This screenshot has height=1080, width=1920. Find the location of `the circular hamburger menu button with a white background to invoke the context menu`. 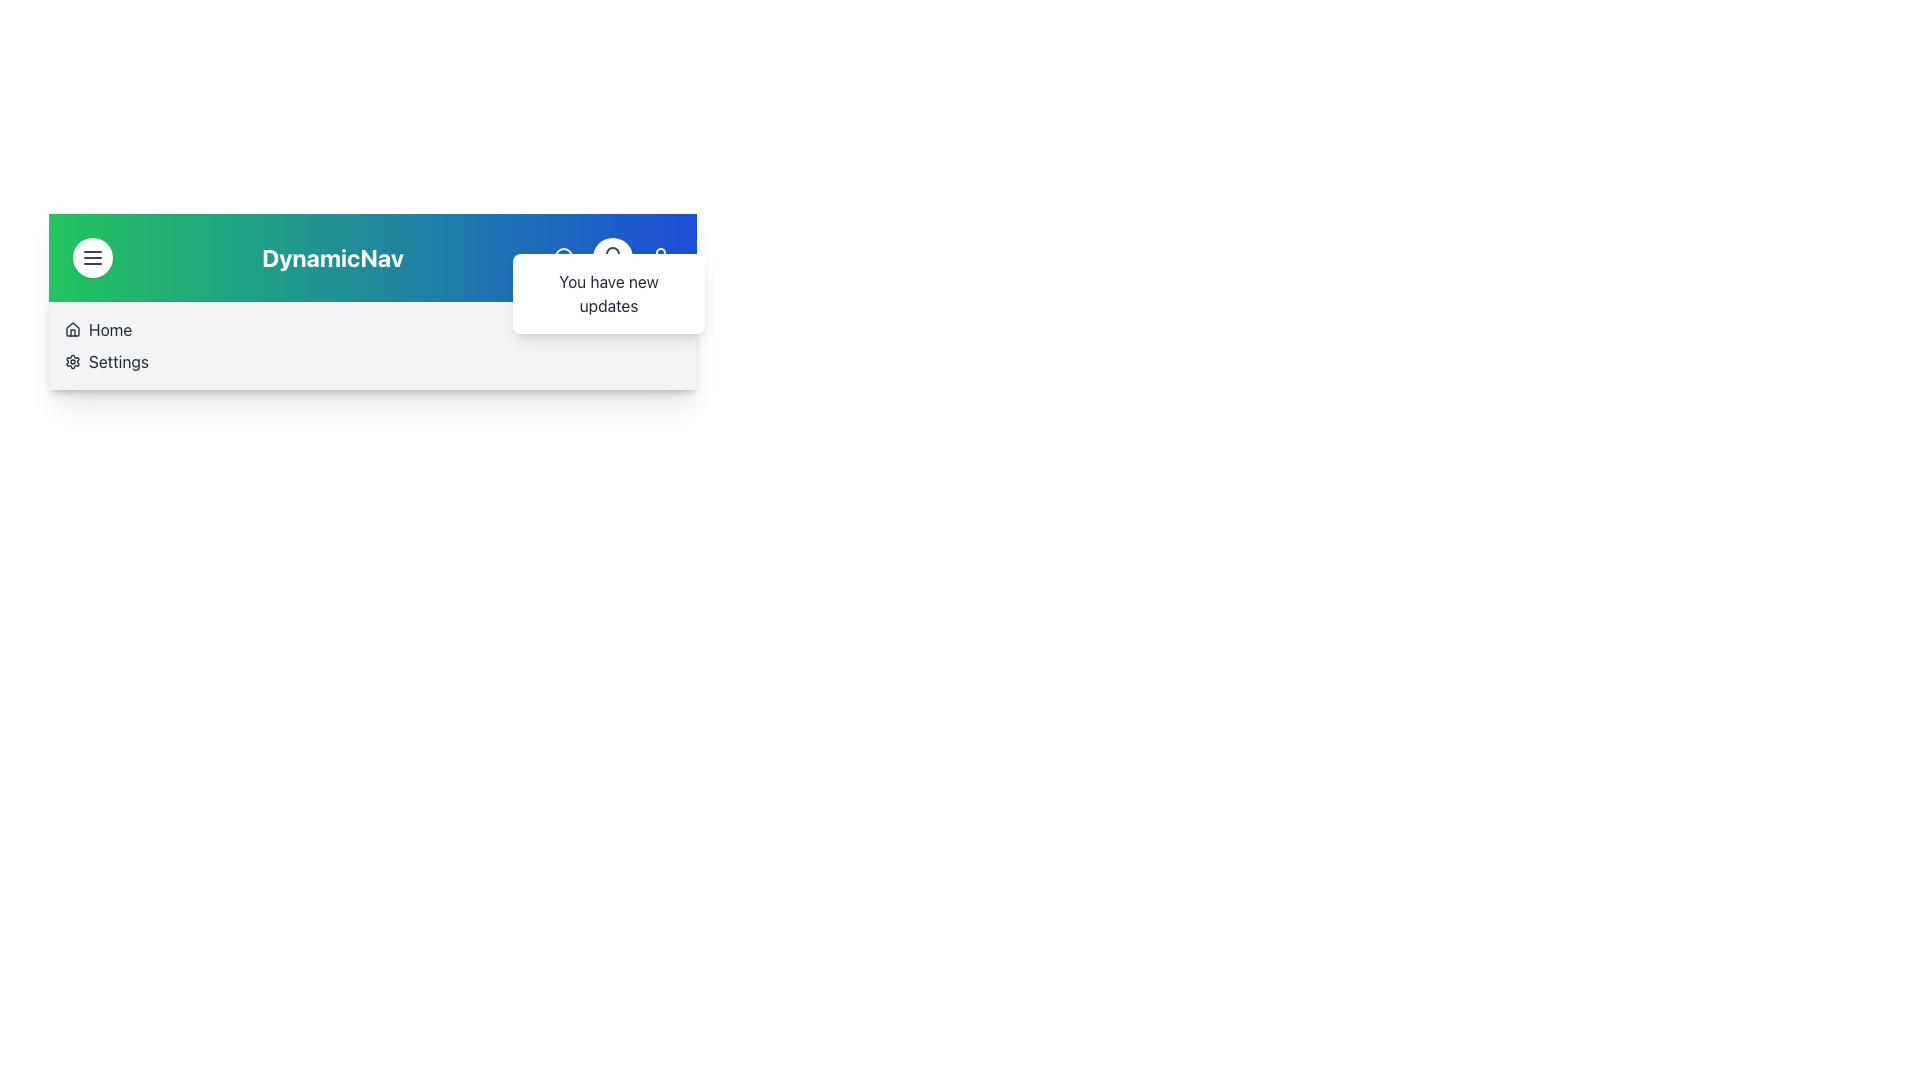

the circular hamburger menu button with a white background to invoke the context menu is located at coordinates (91, 257).